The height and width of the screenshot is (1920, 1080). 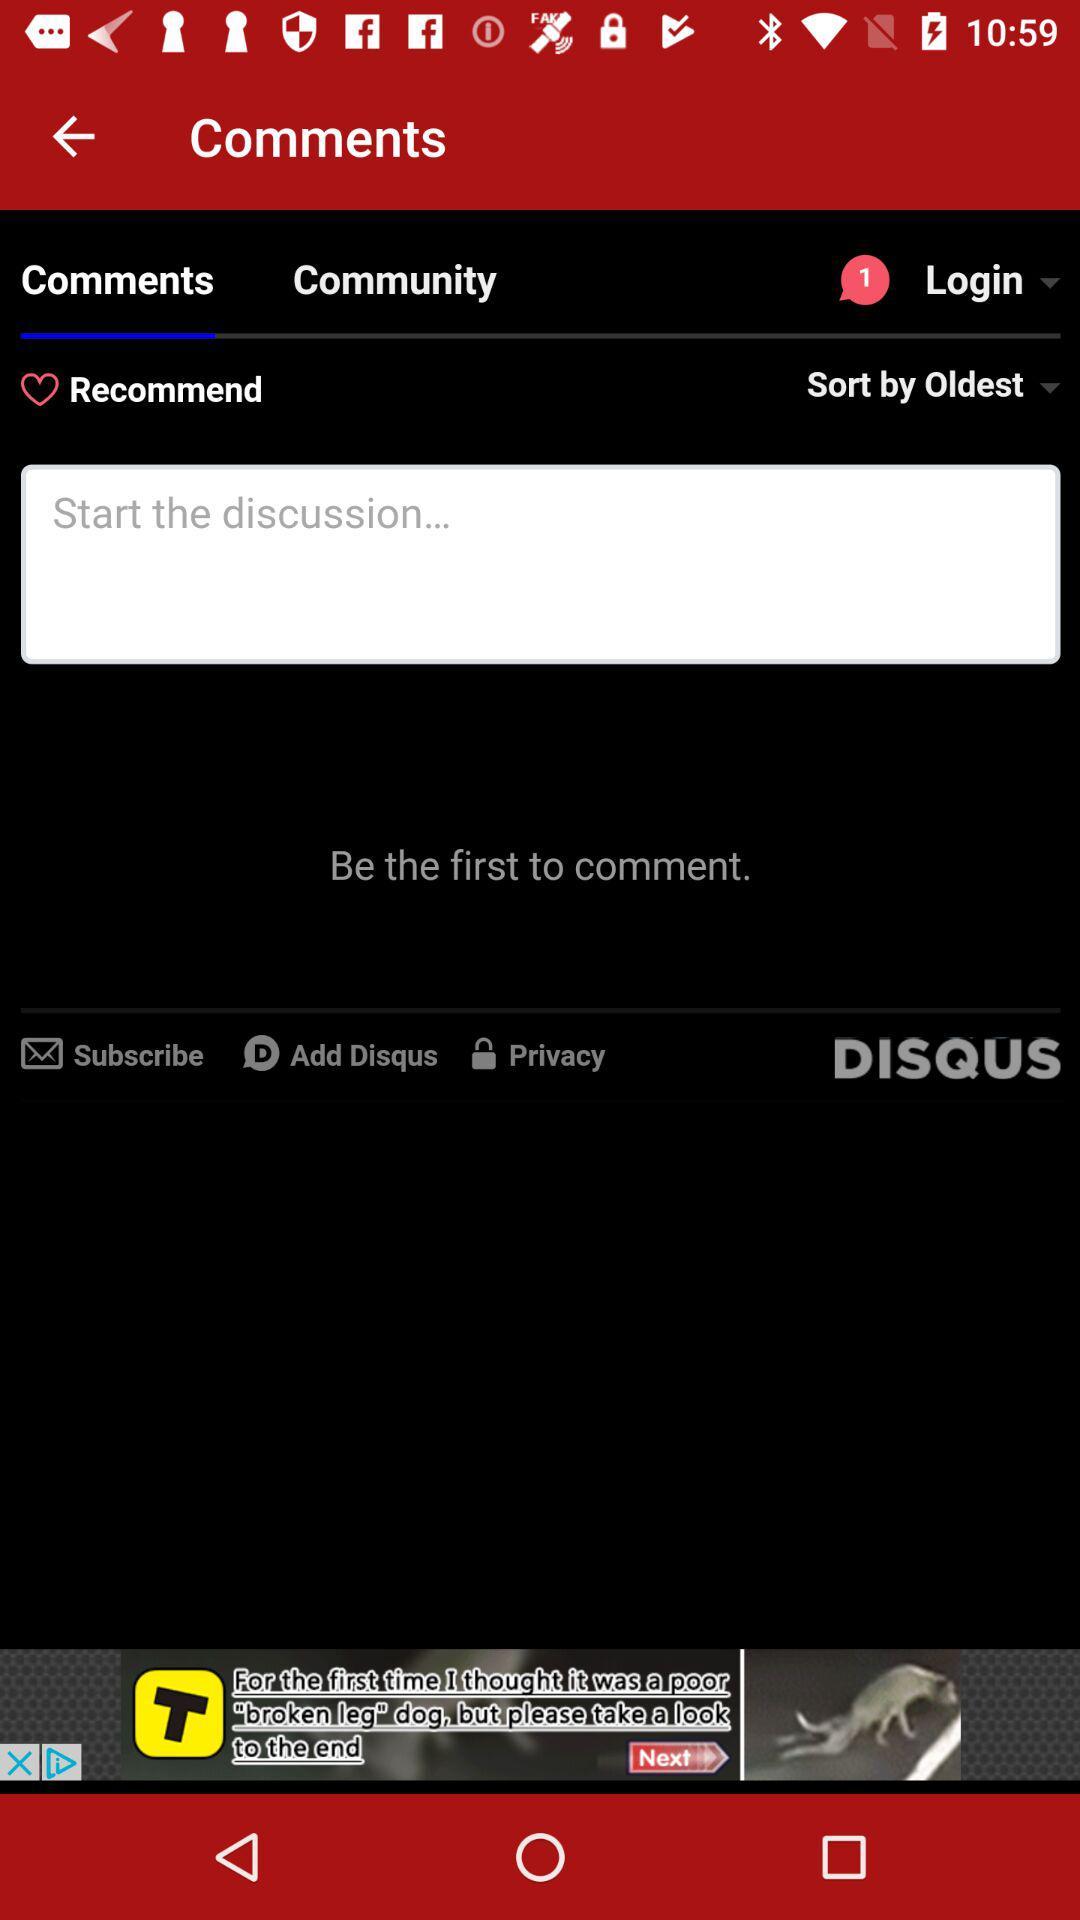 I want to click on open advertisement, so click(x=540, y=1713).